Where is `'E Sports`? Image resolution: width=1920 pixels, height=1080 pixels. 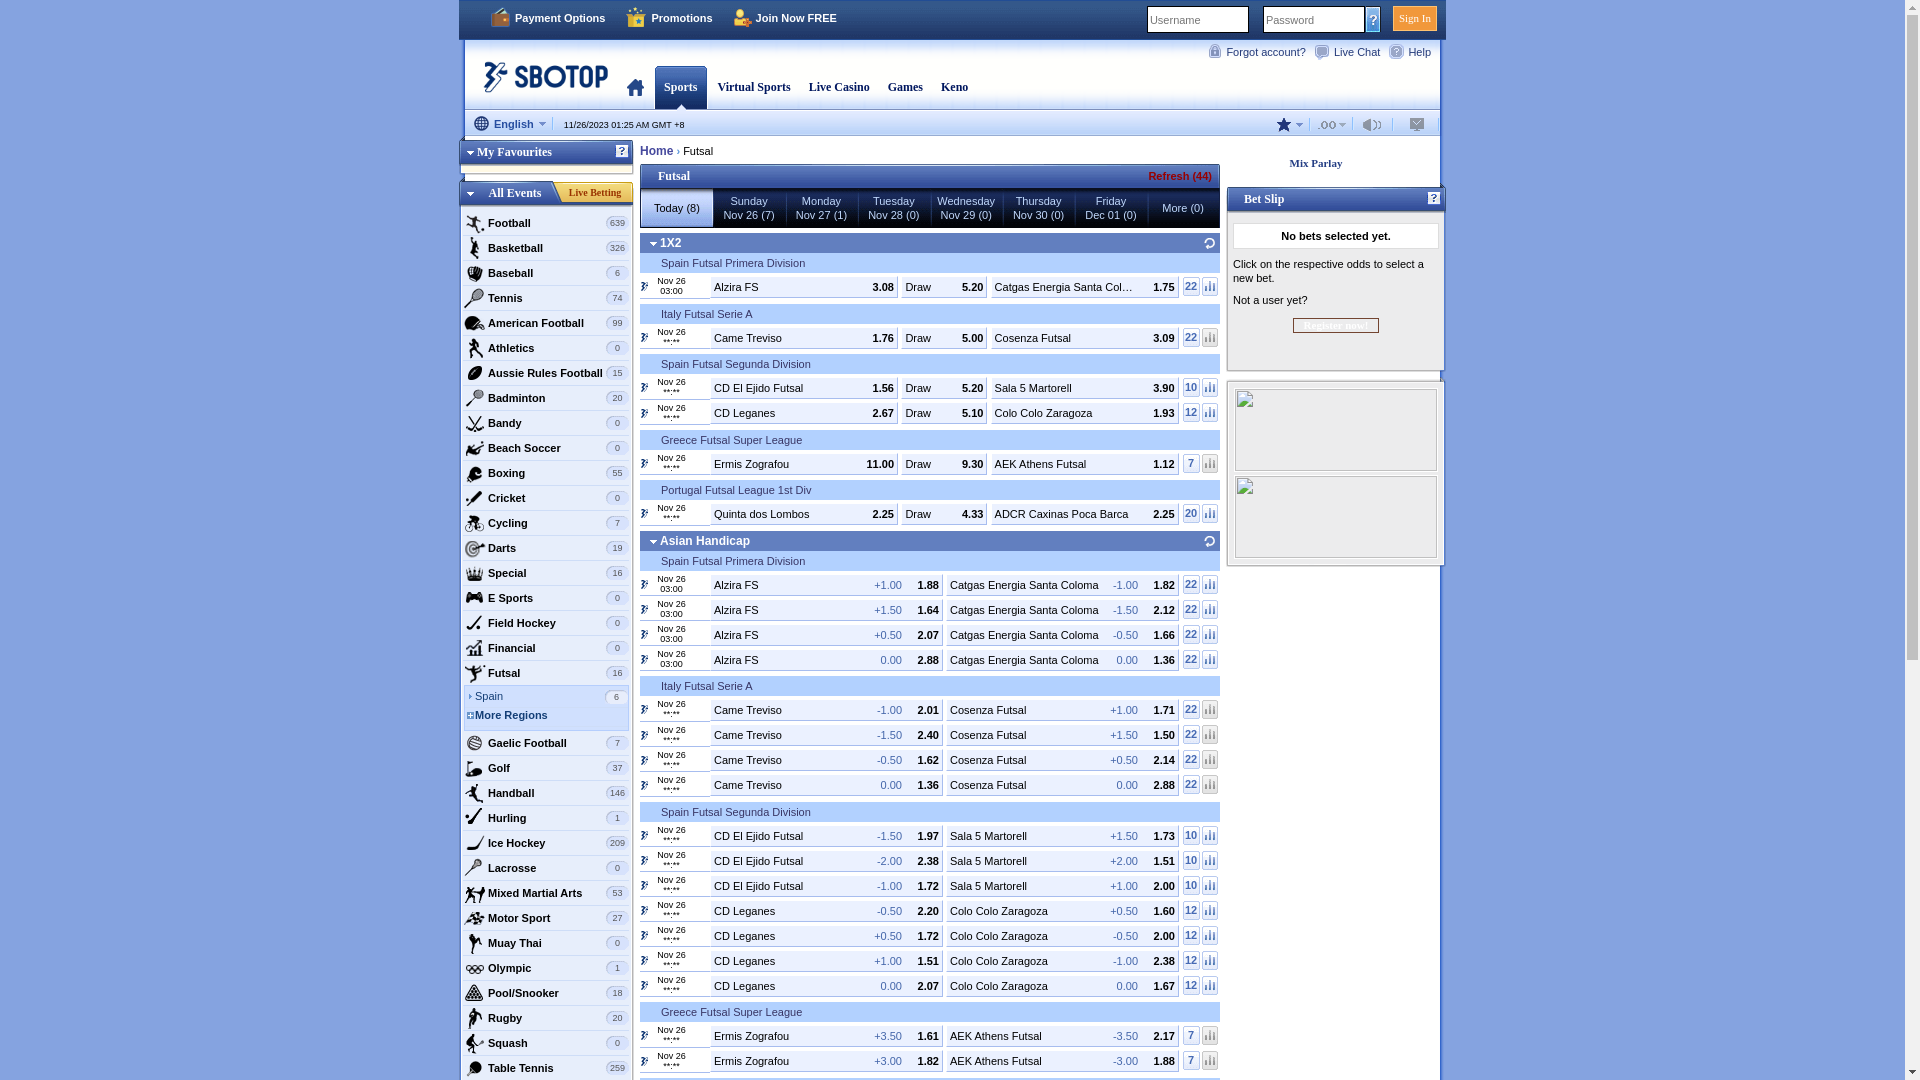 'E Sports is located at coordinates (546, 596).